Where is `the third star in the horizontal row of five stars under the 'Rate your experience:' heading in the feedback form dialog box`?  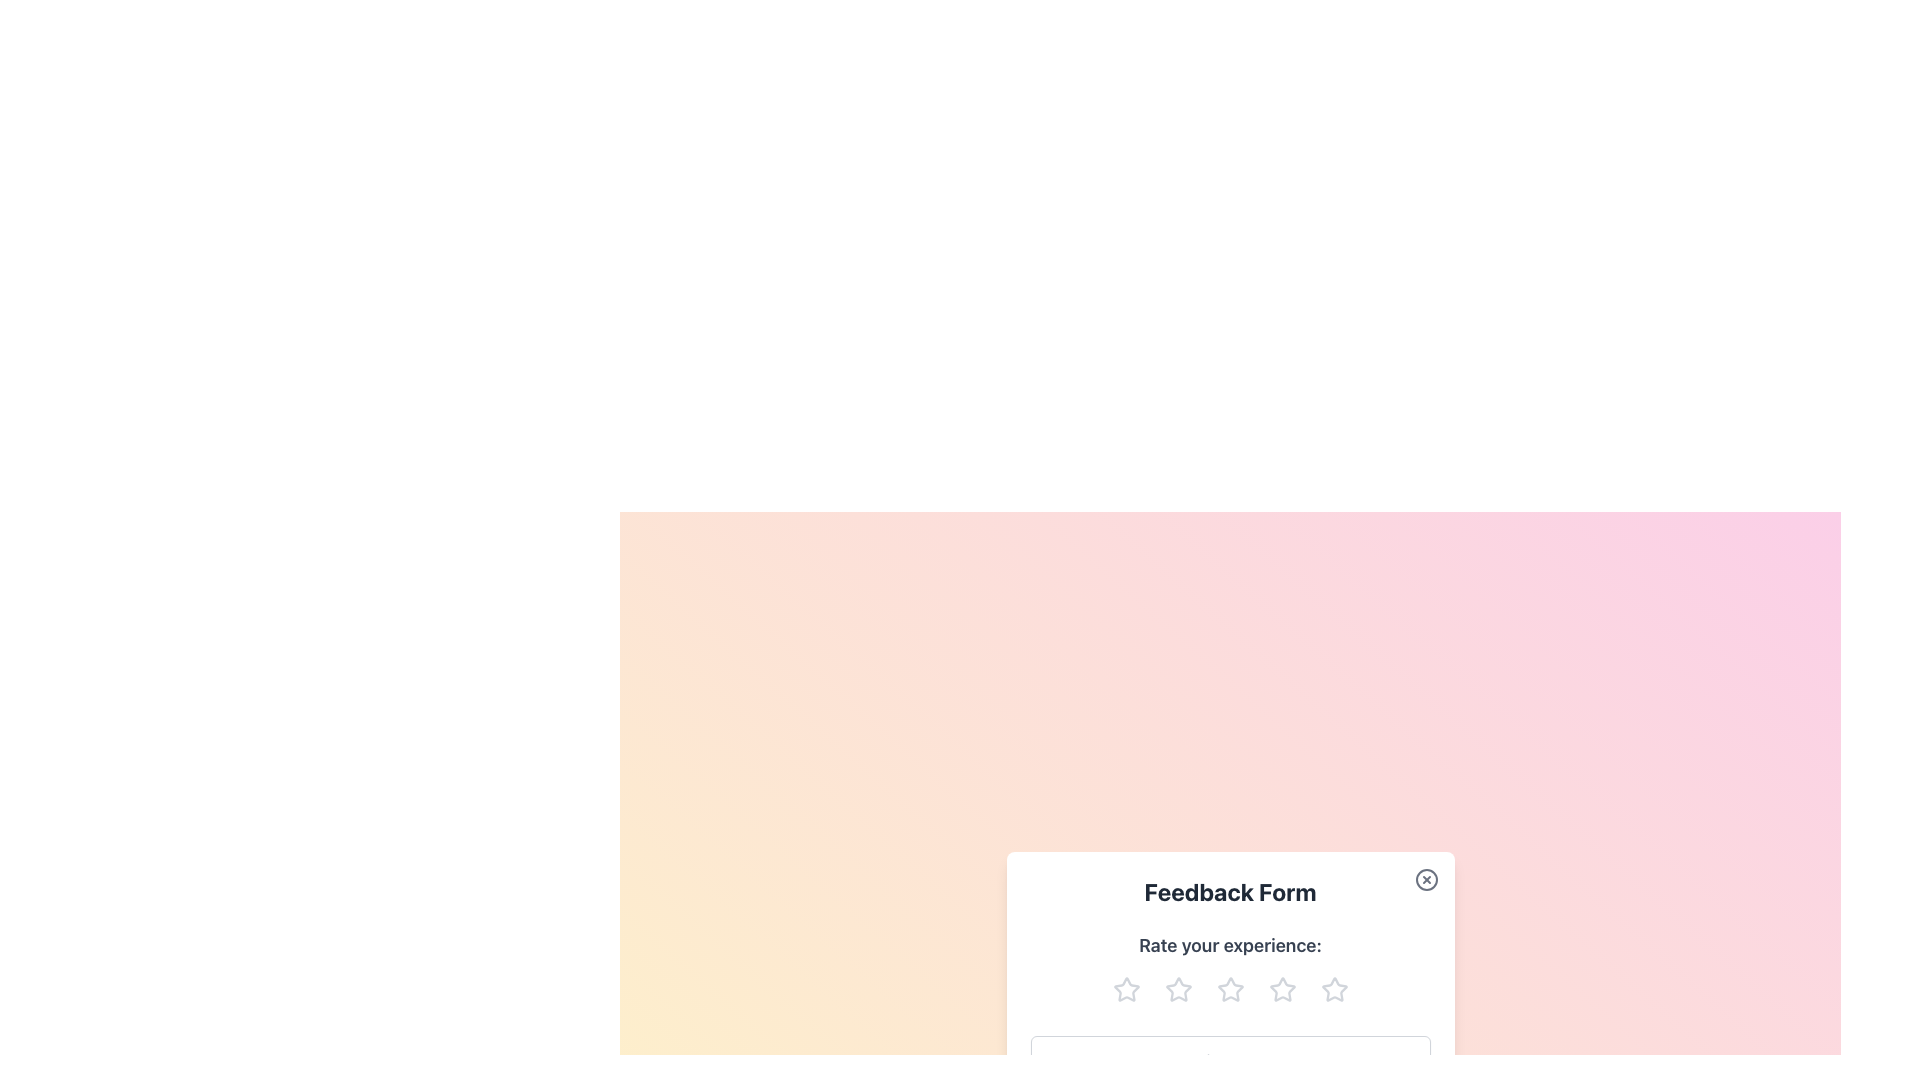
the third star in the horizontal row of five stars under the 'Rate your experience:' heading in the feedback form dialog box is located at coordinates (1229, 990).